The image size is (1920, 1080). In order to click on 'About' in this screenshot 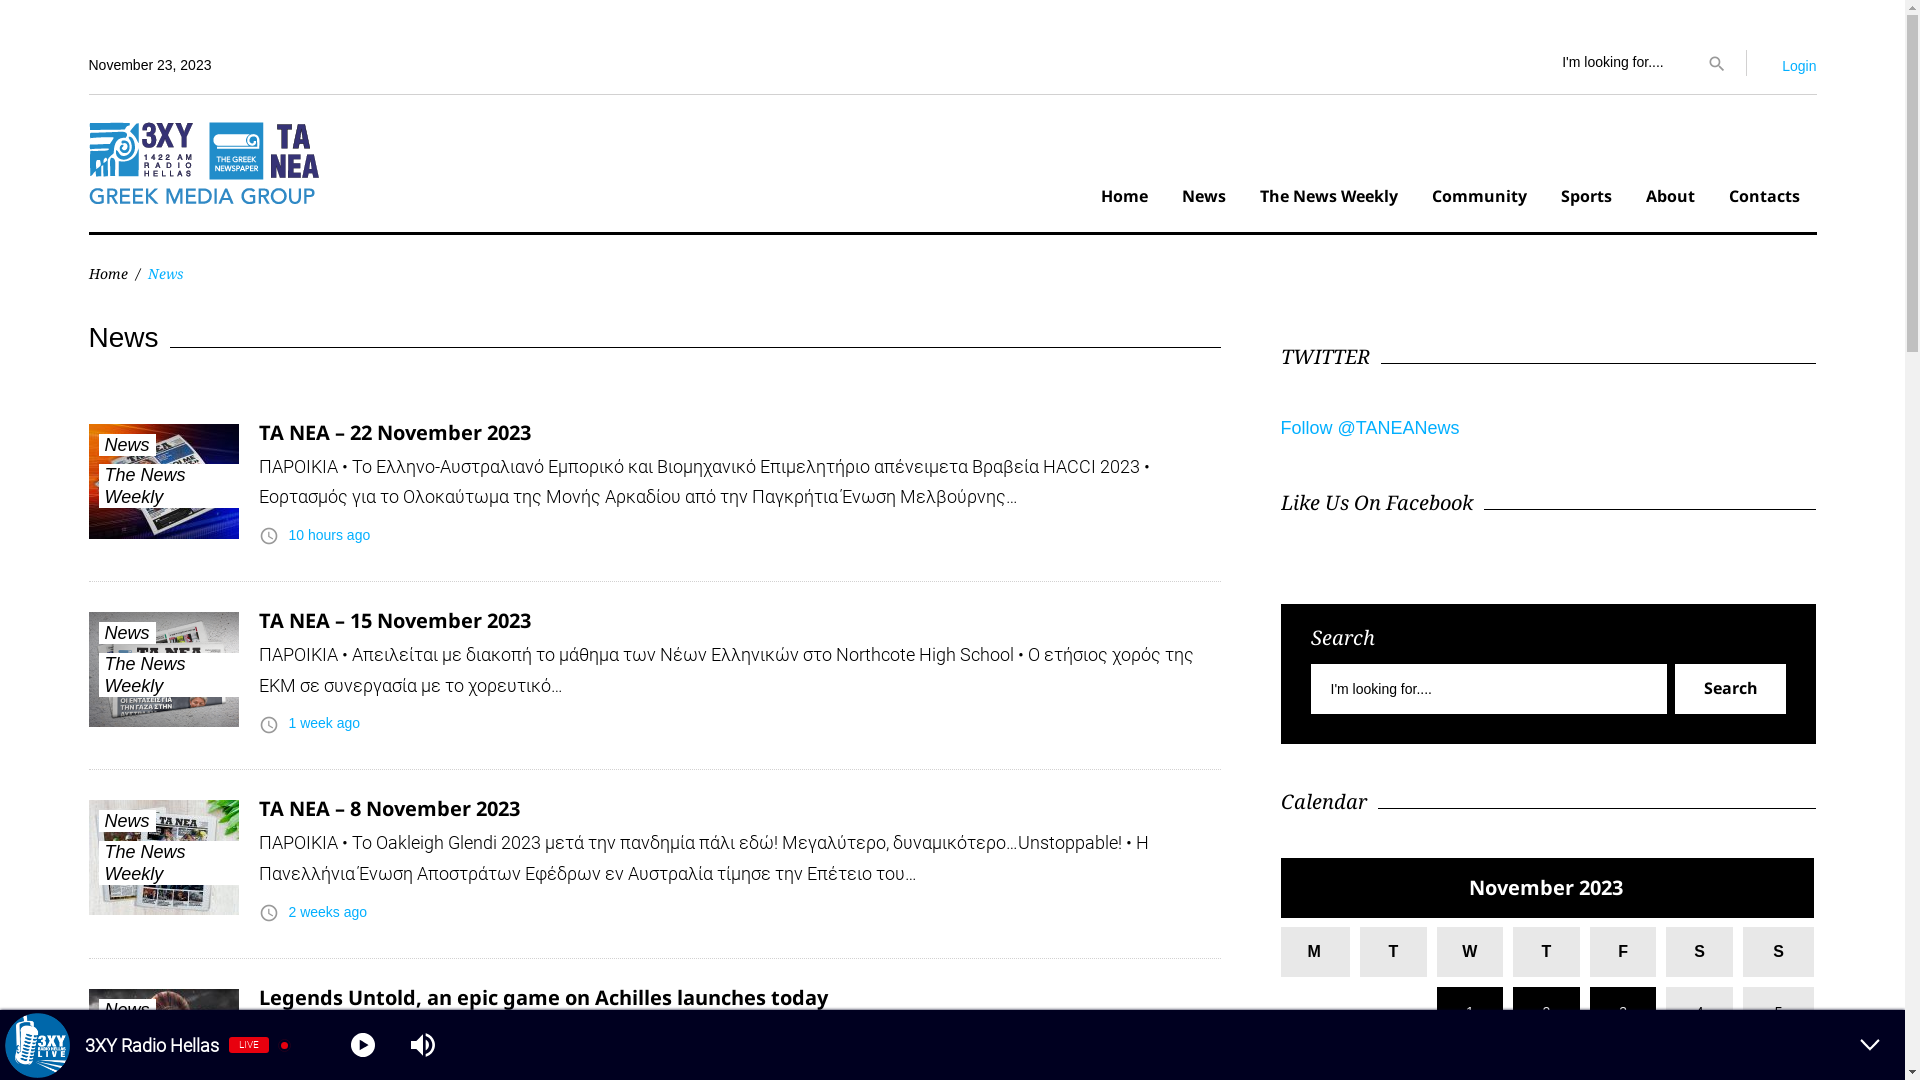, I will do `click(1669, 199)`.